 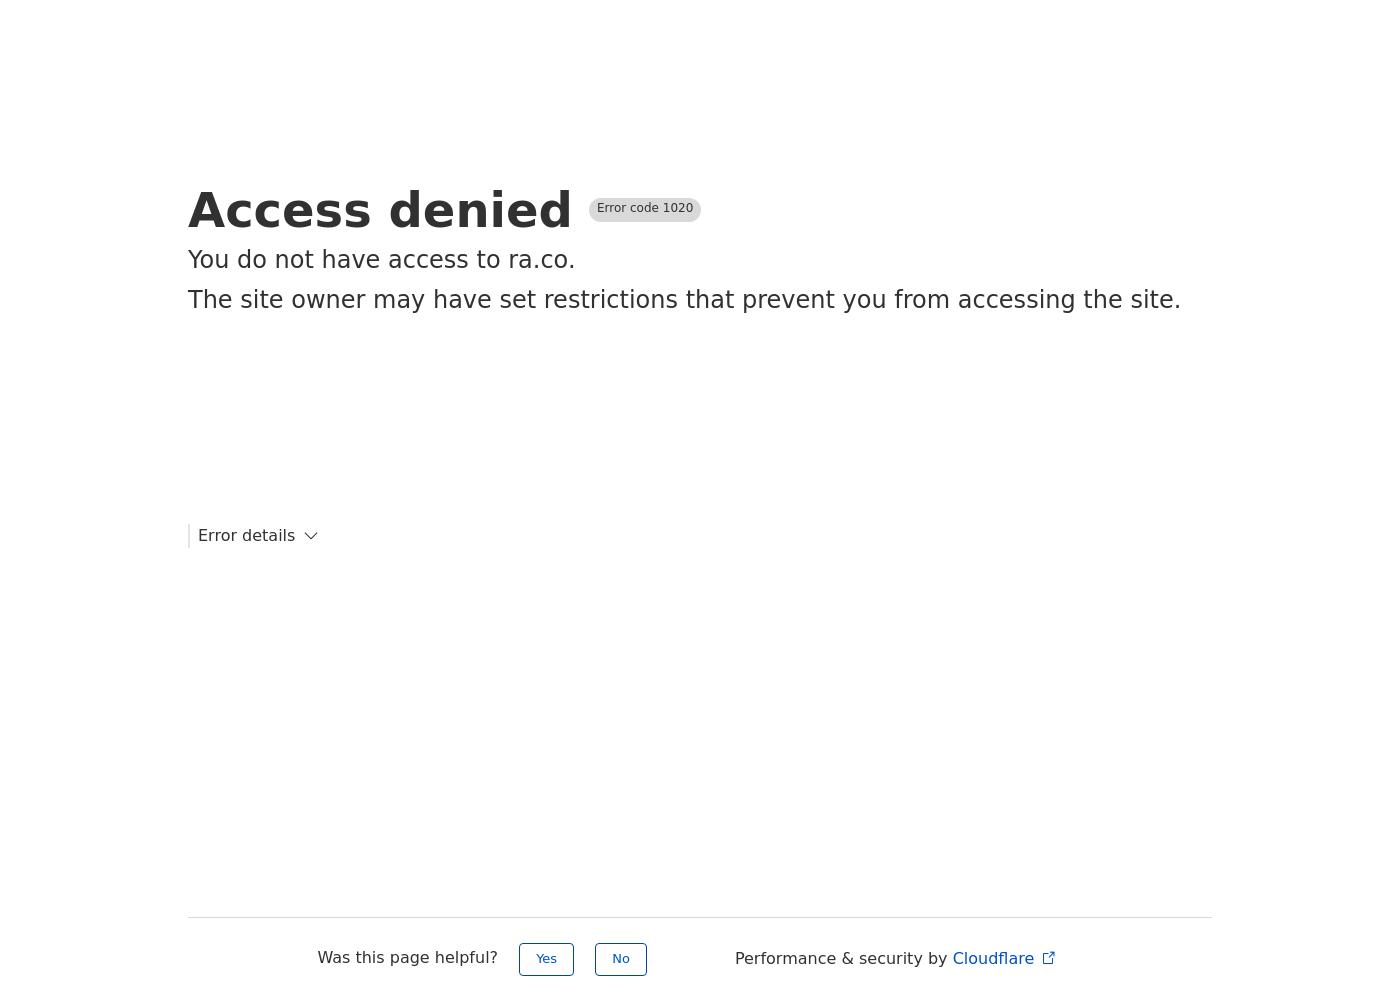 What do you see at coordinates (410, 956) in the screenshot?
I see `'Was this page helpful?'` at bounding box center [410, 956].